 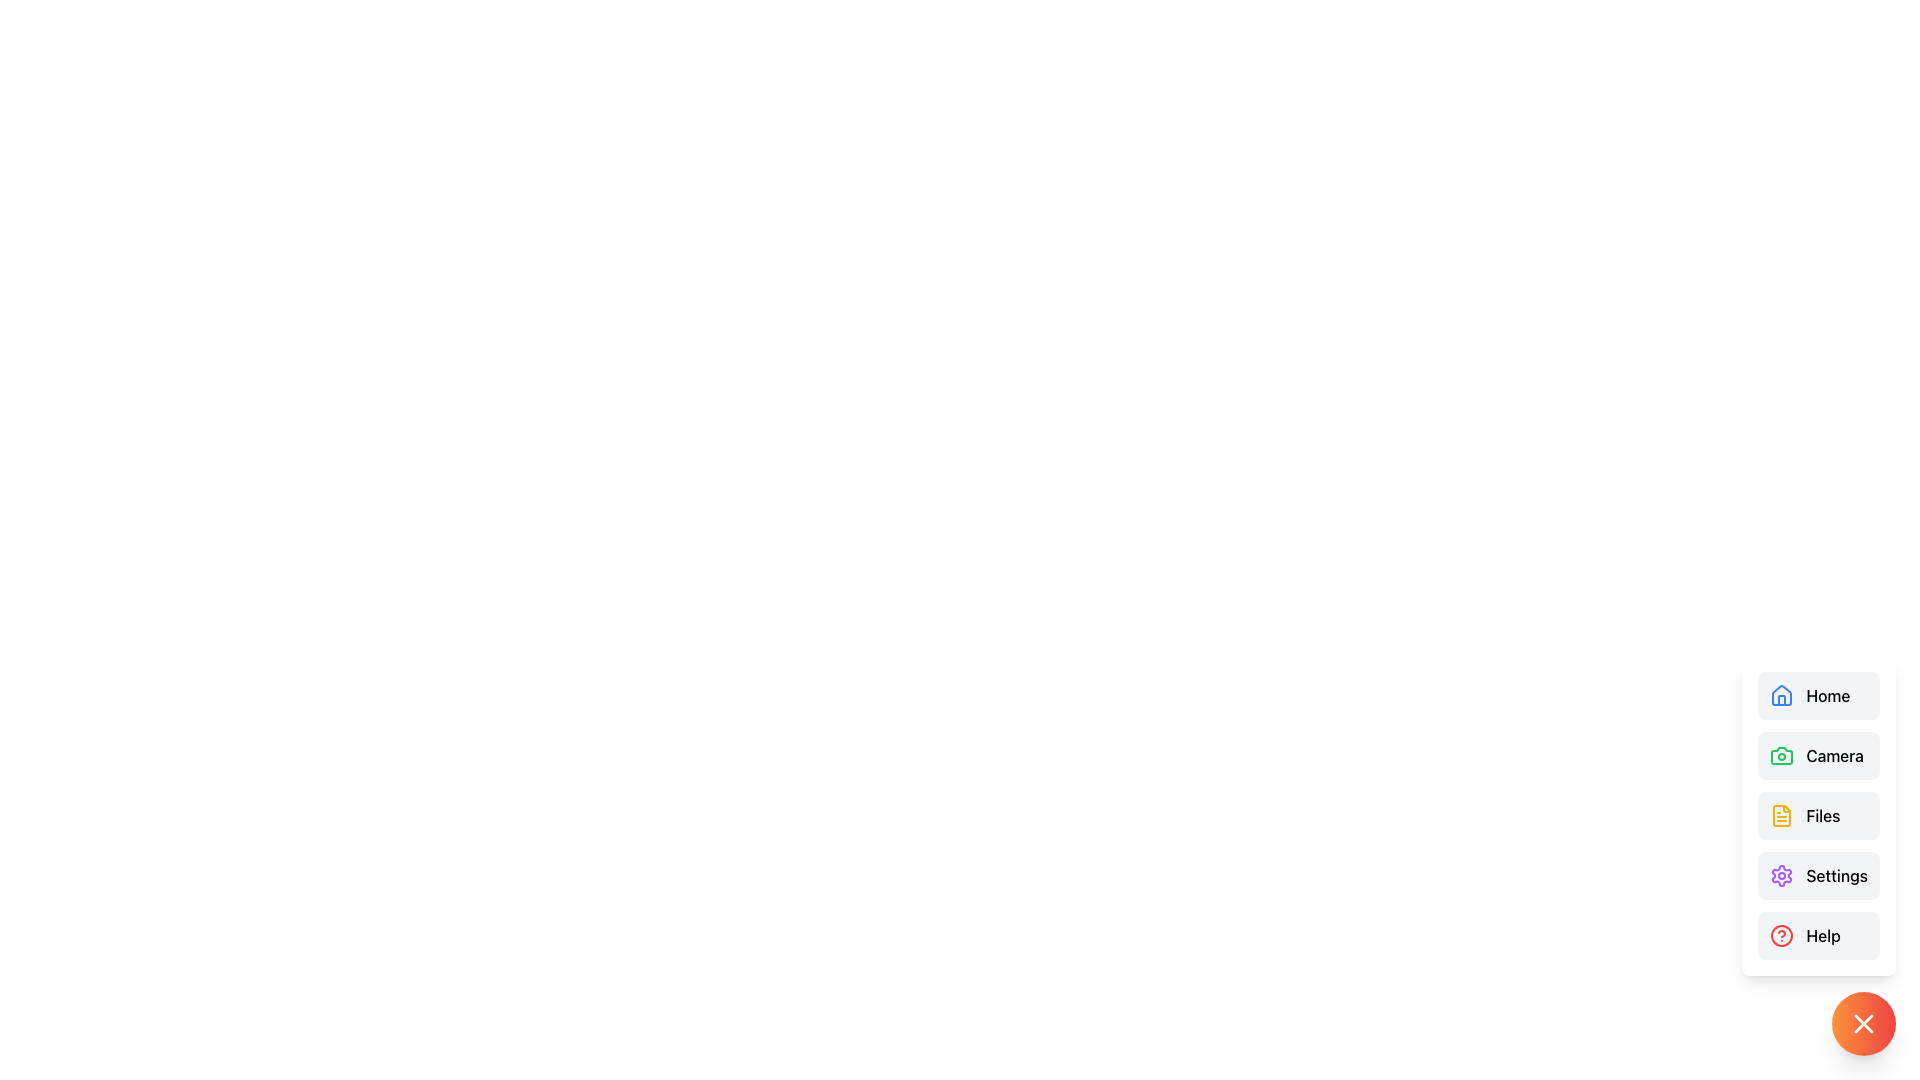 What do you see at coordinates (1782, 816) in the screenshot?
I see `the 'Files' icon in the bottom-right corner of the vertical navigation menu` at bounding box center [1782, 816].